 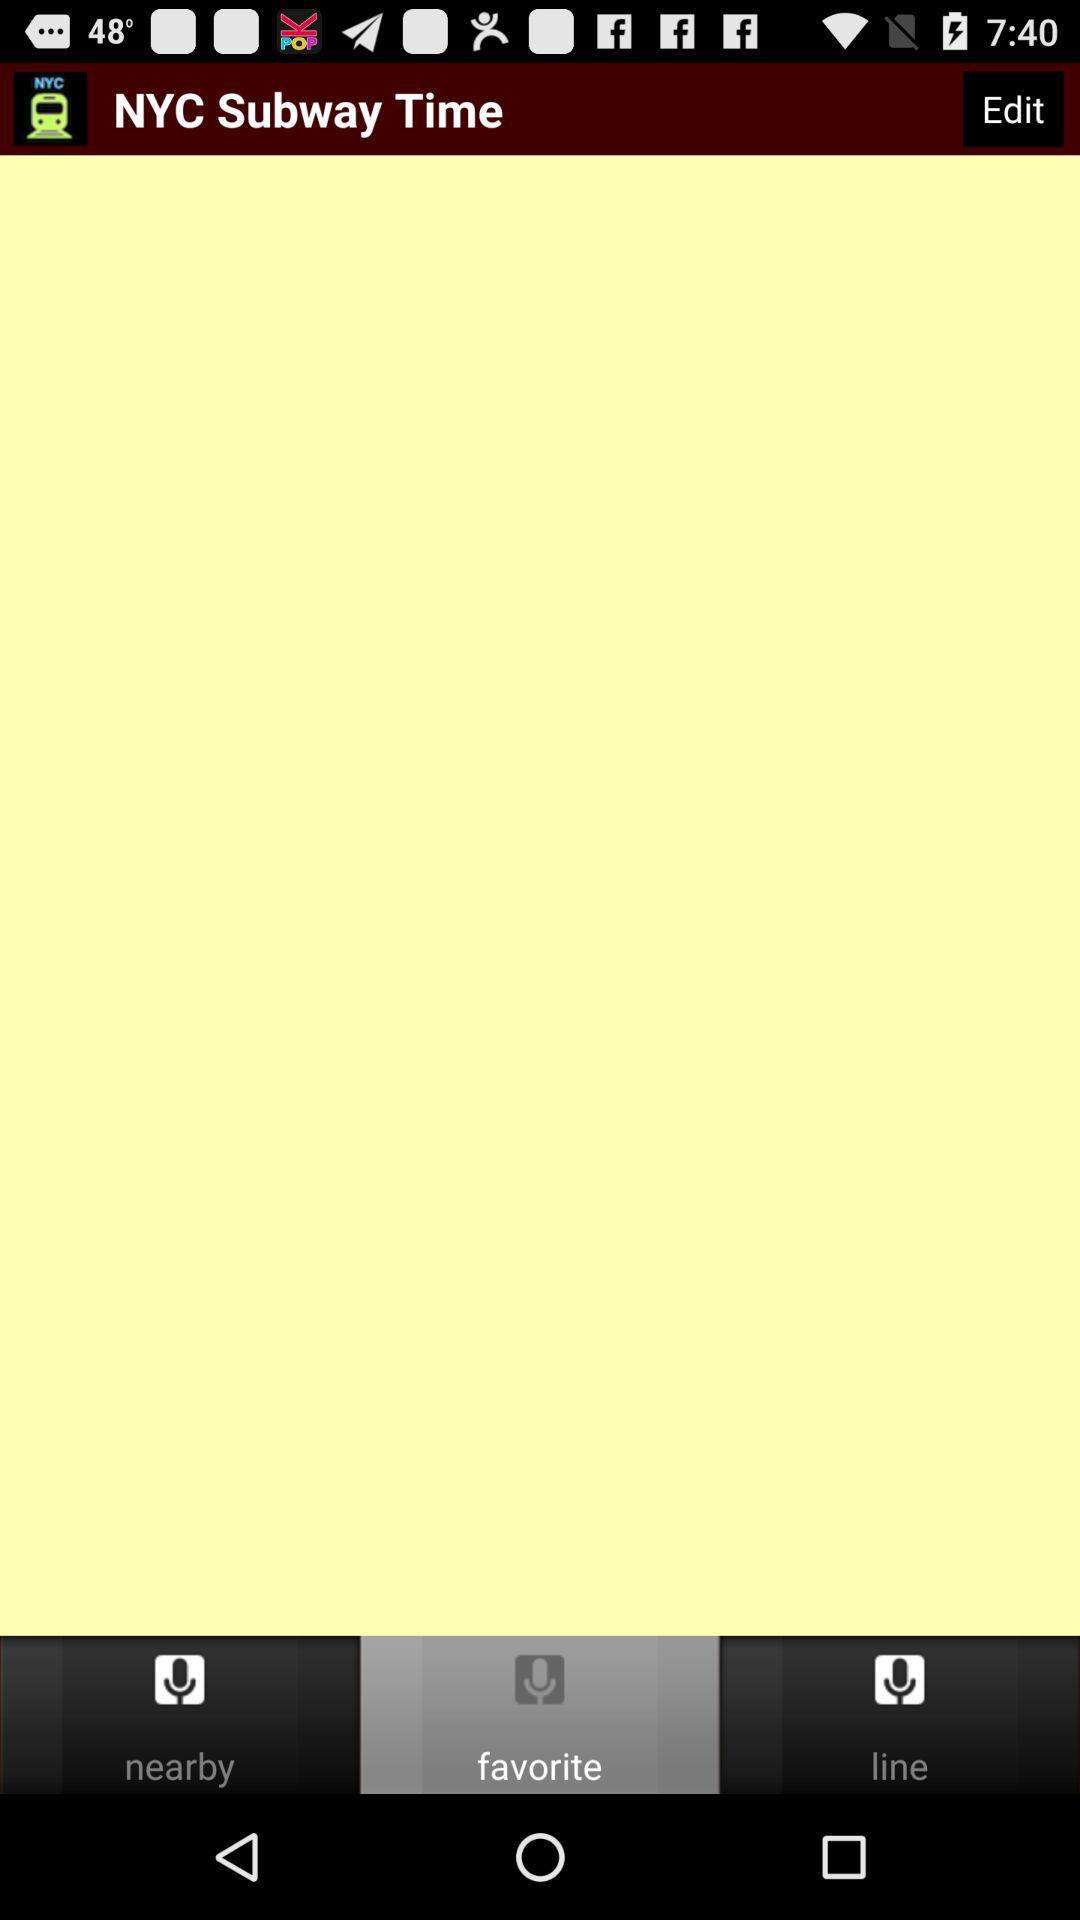 What do you see at coordinates (1013, 108) in the screenshot?
I see `the item next to the nyc subway time app` at bounding box center [1013, 108].